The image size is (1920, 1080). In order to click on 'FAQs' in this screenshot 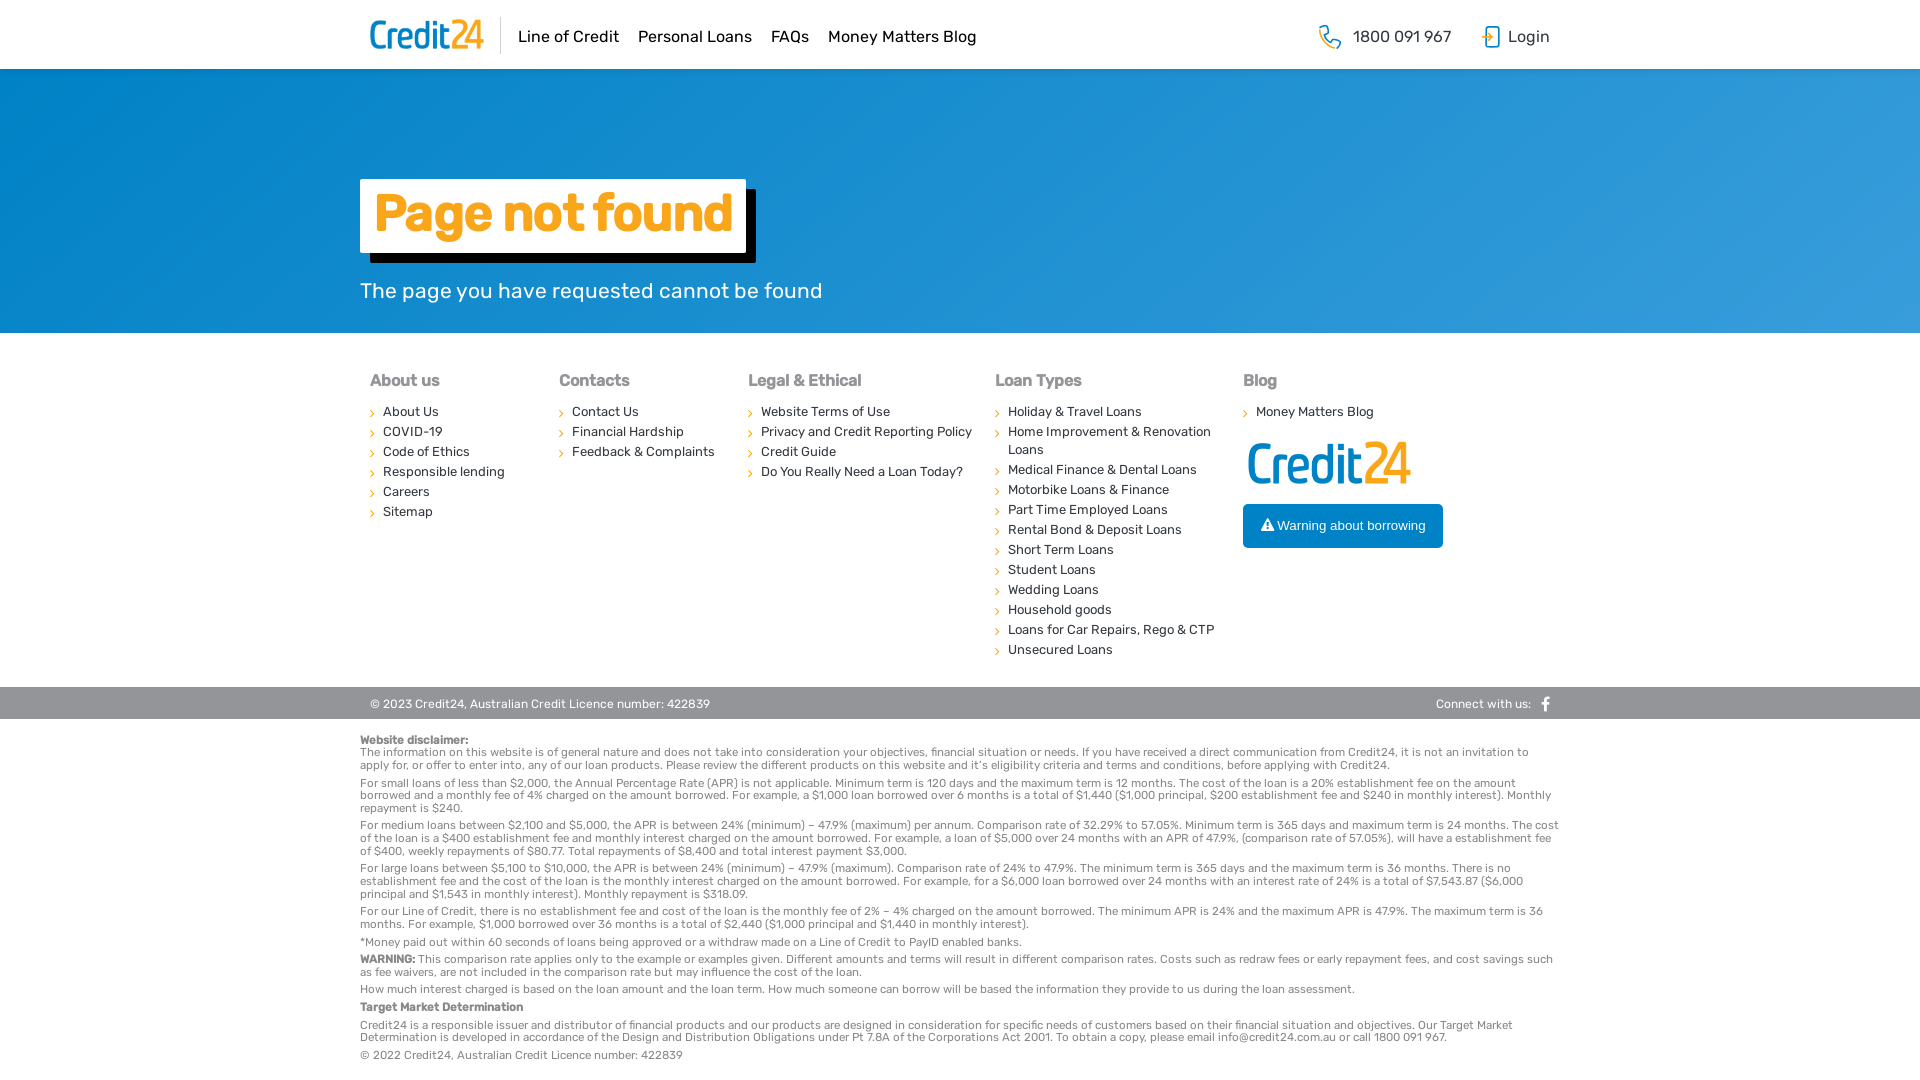, I will do `click(789, 35)`.